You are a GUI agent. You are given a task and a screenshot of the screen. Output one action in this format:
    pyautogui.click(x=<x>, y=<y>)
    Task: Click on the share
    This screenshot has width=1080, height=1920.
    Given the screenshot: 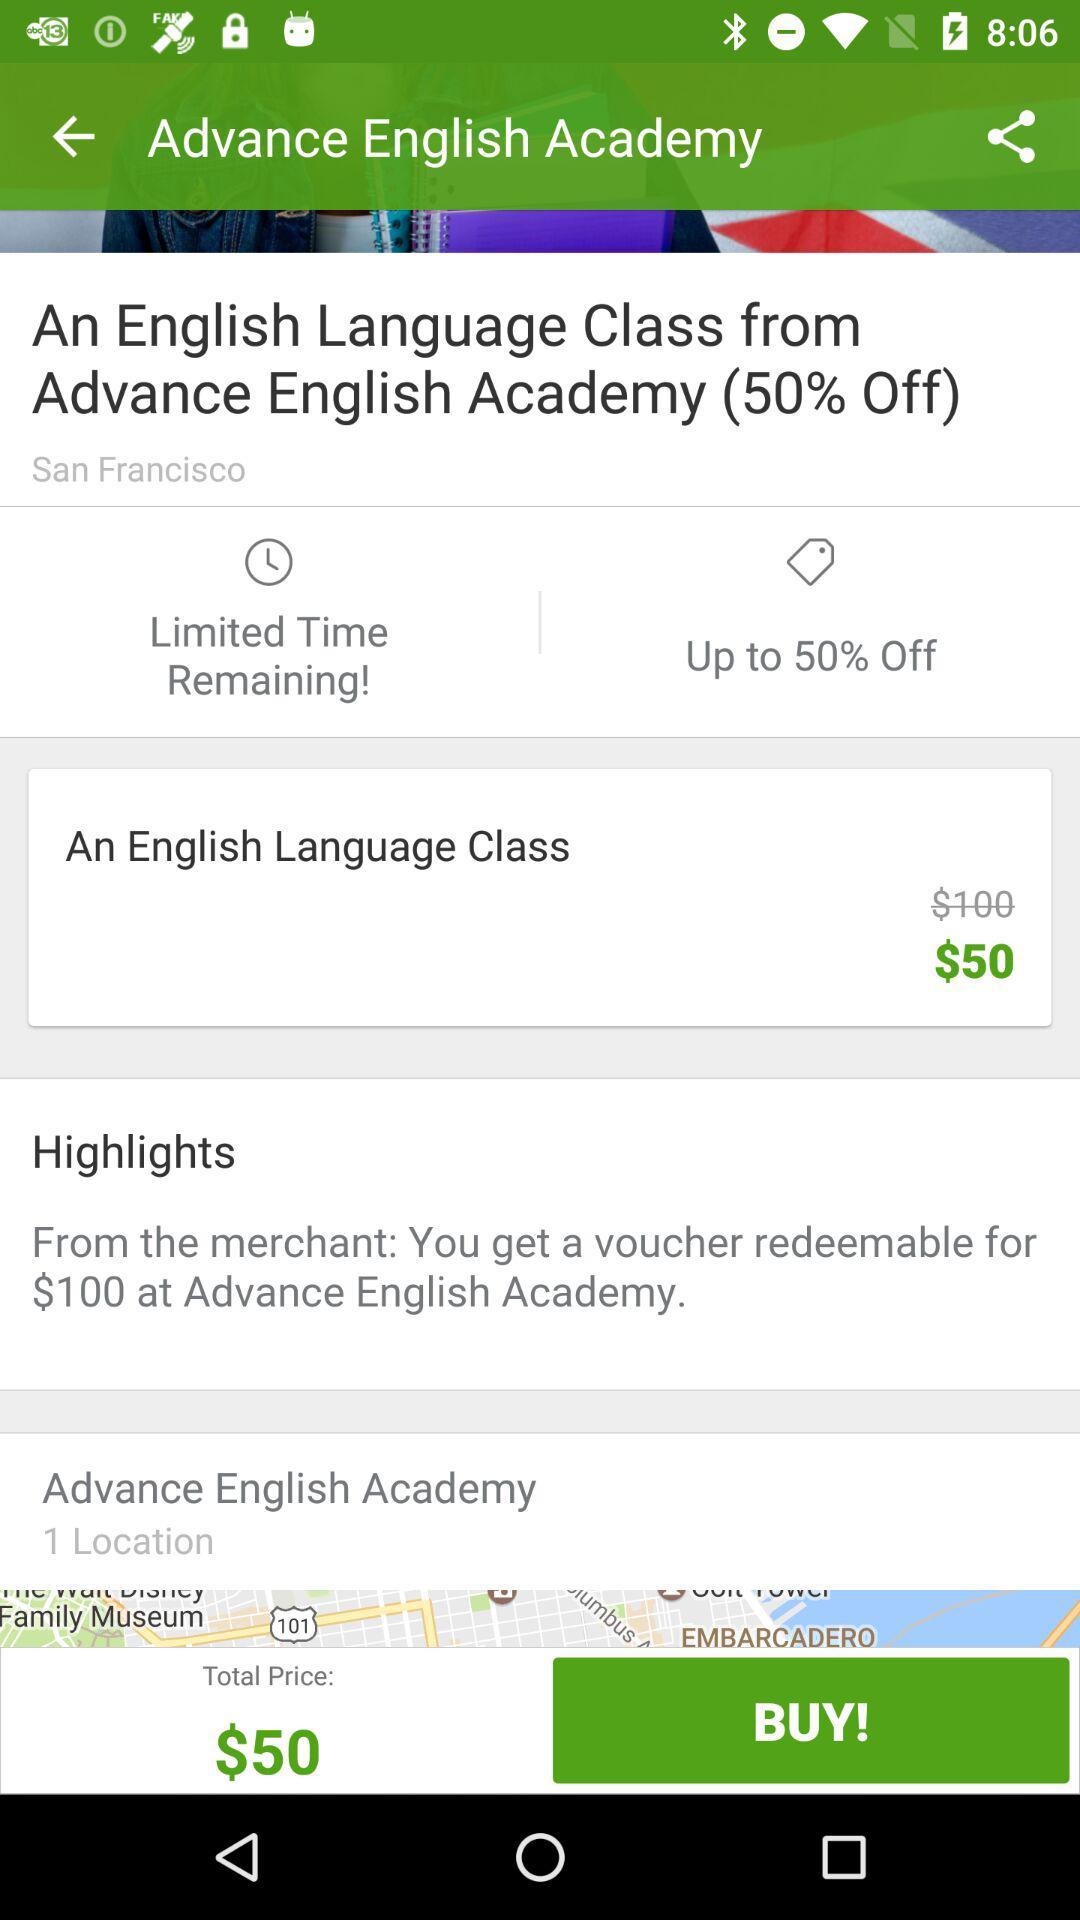 What is the action you would take?
    pyautogui.click(x=540, y=156)
    